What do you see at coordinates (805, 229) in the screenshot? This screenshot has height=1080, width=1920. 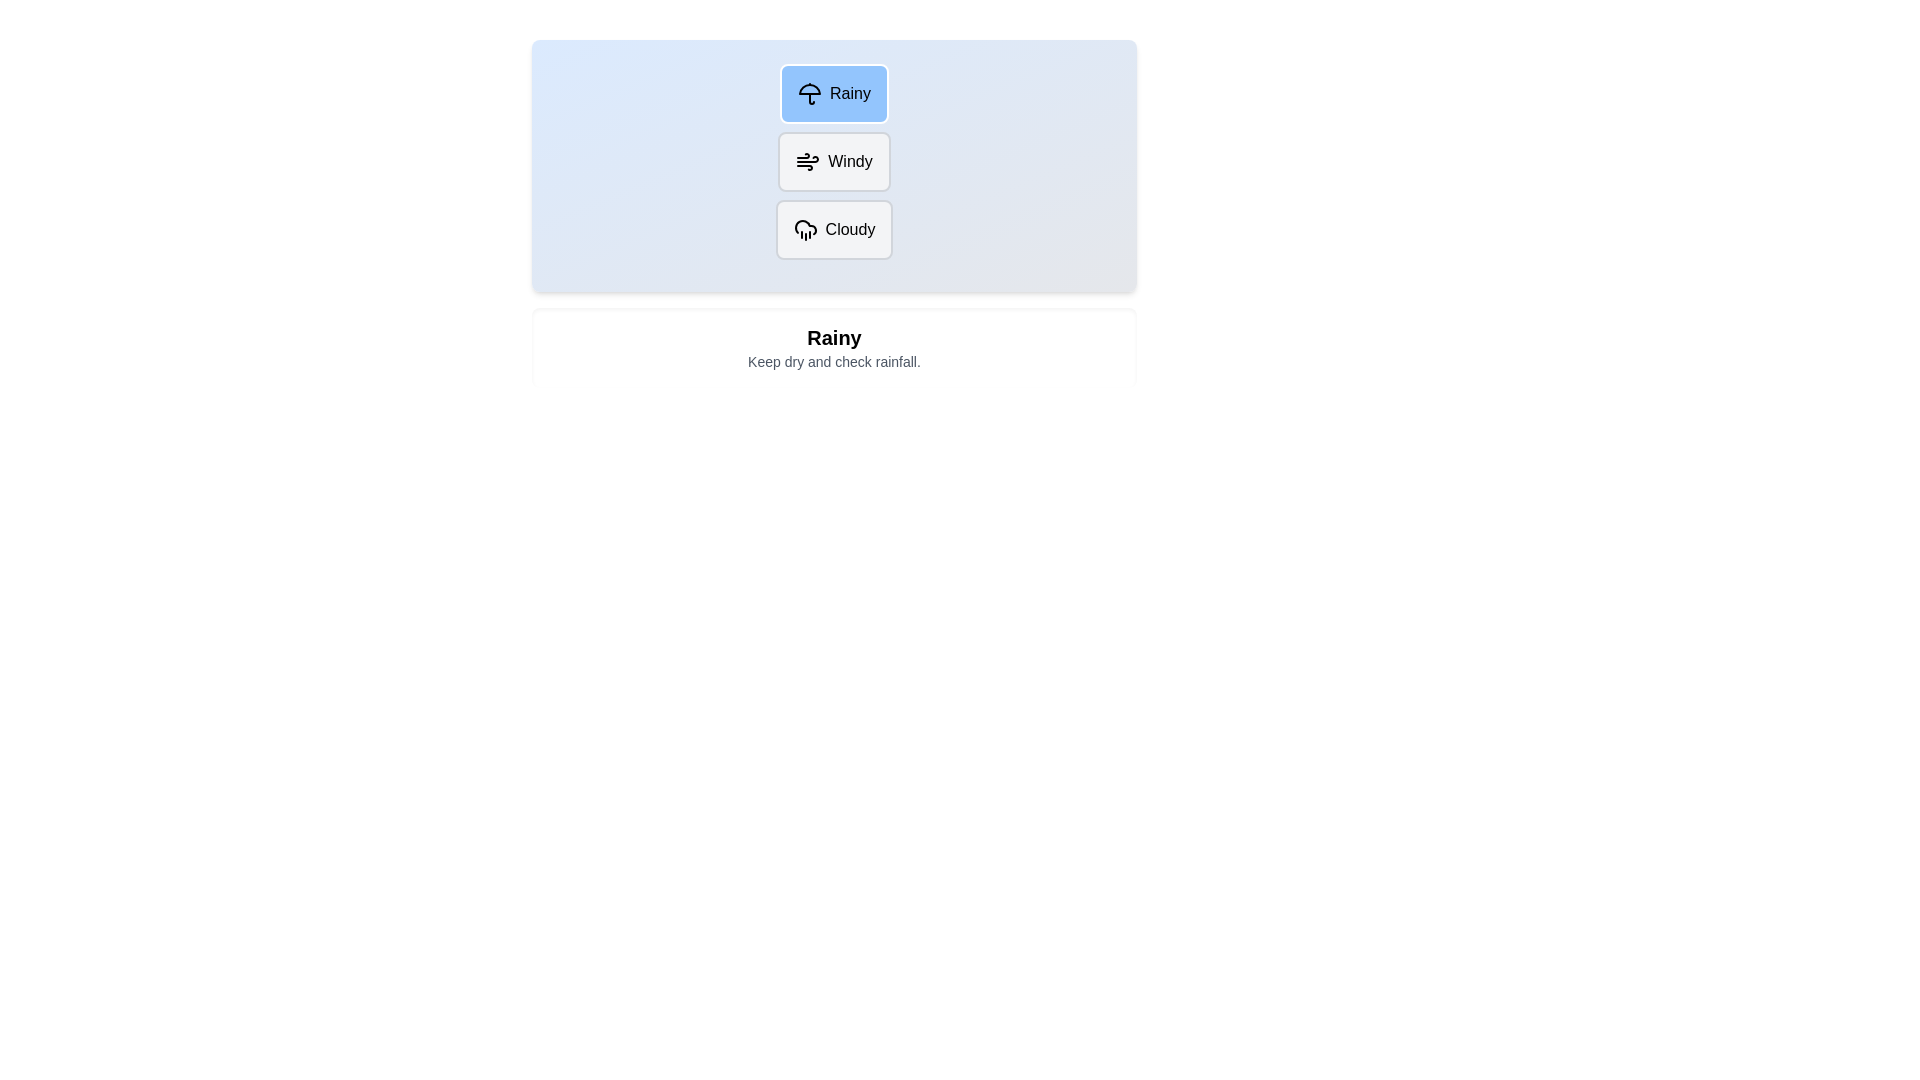 I see `the icon for the Cloudy weather option` at bounding box center [805, 229].